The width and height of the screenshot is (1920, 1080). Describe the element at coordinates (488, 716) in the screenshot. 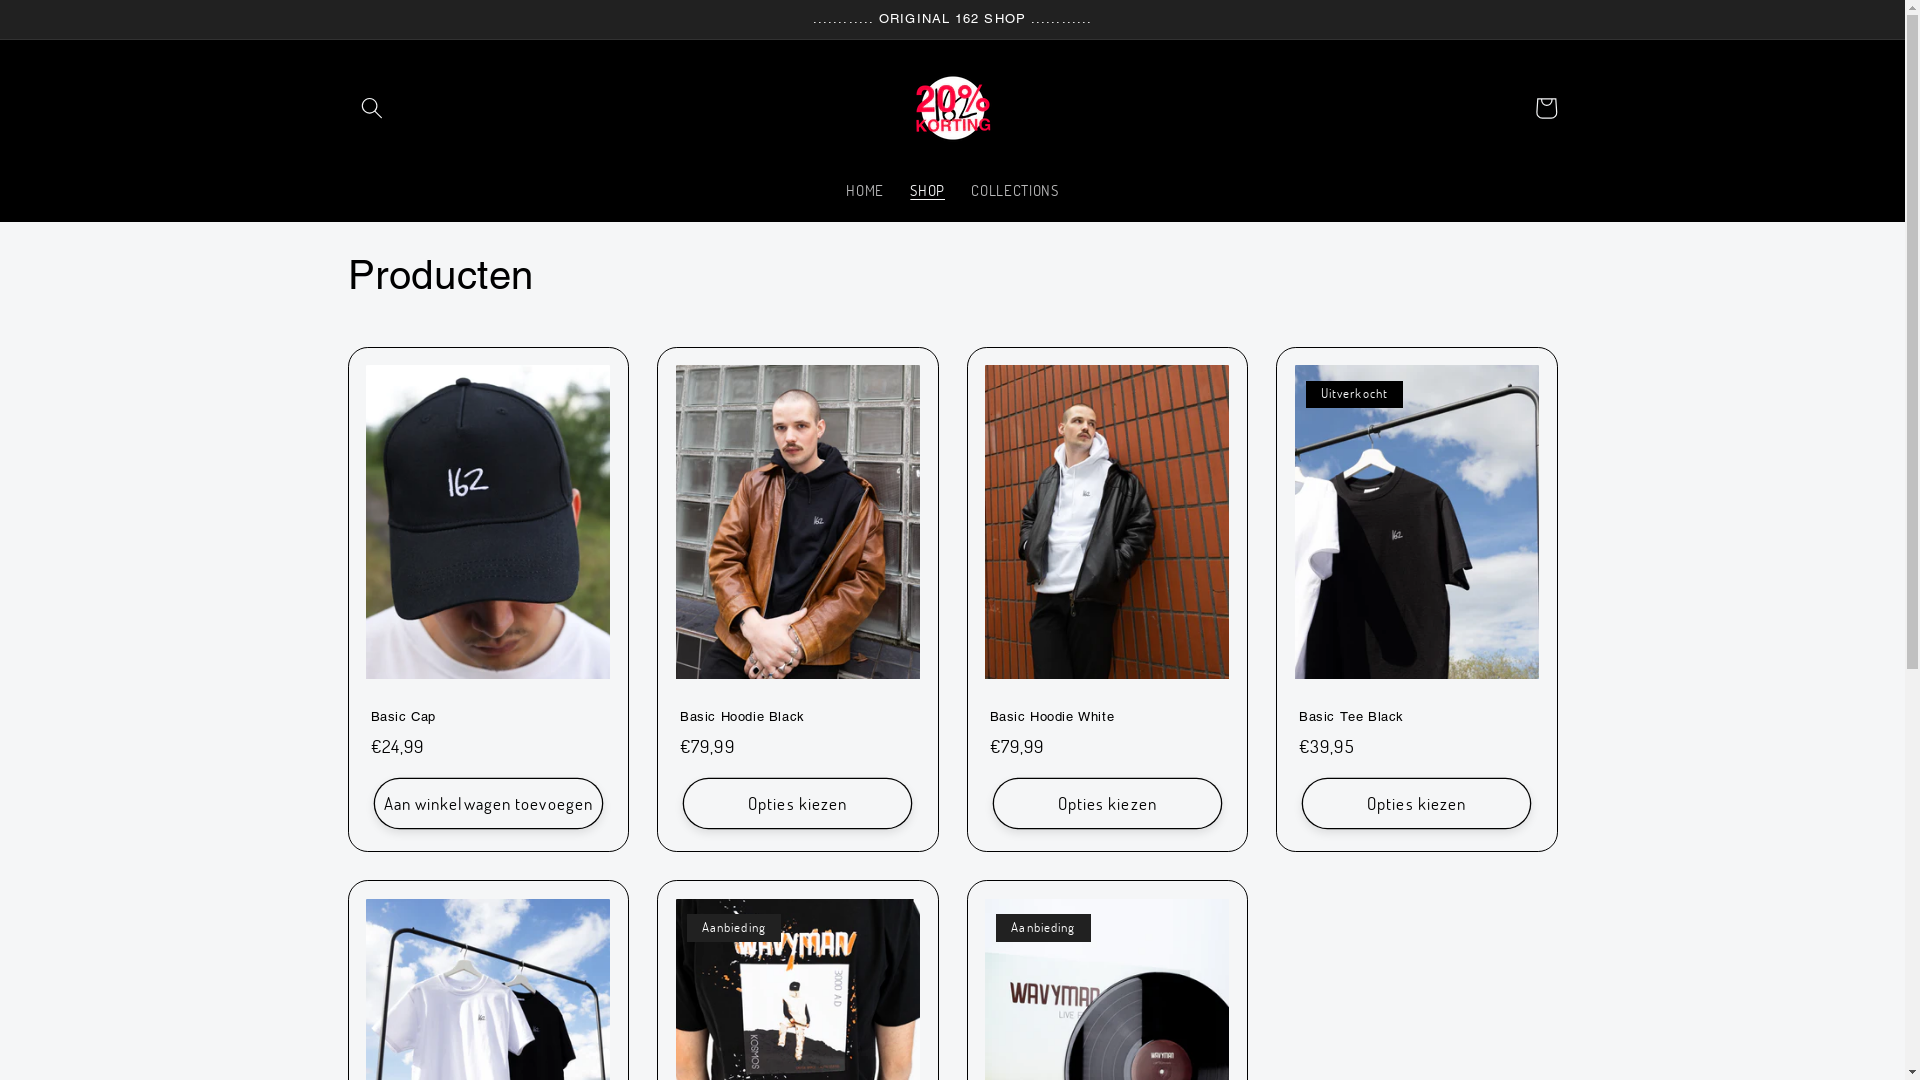

I see `'Basic Cap'` at that location.